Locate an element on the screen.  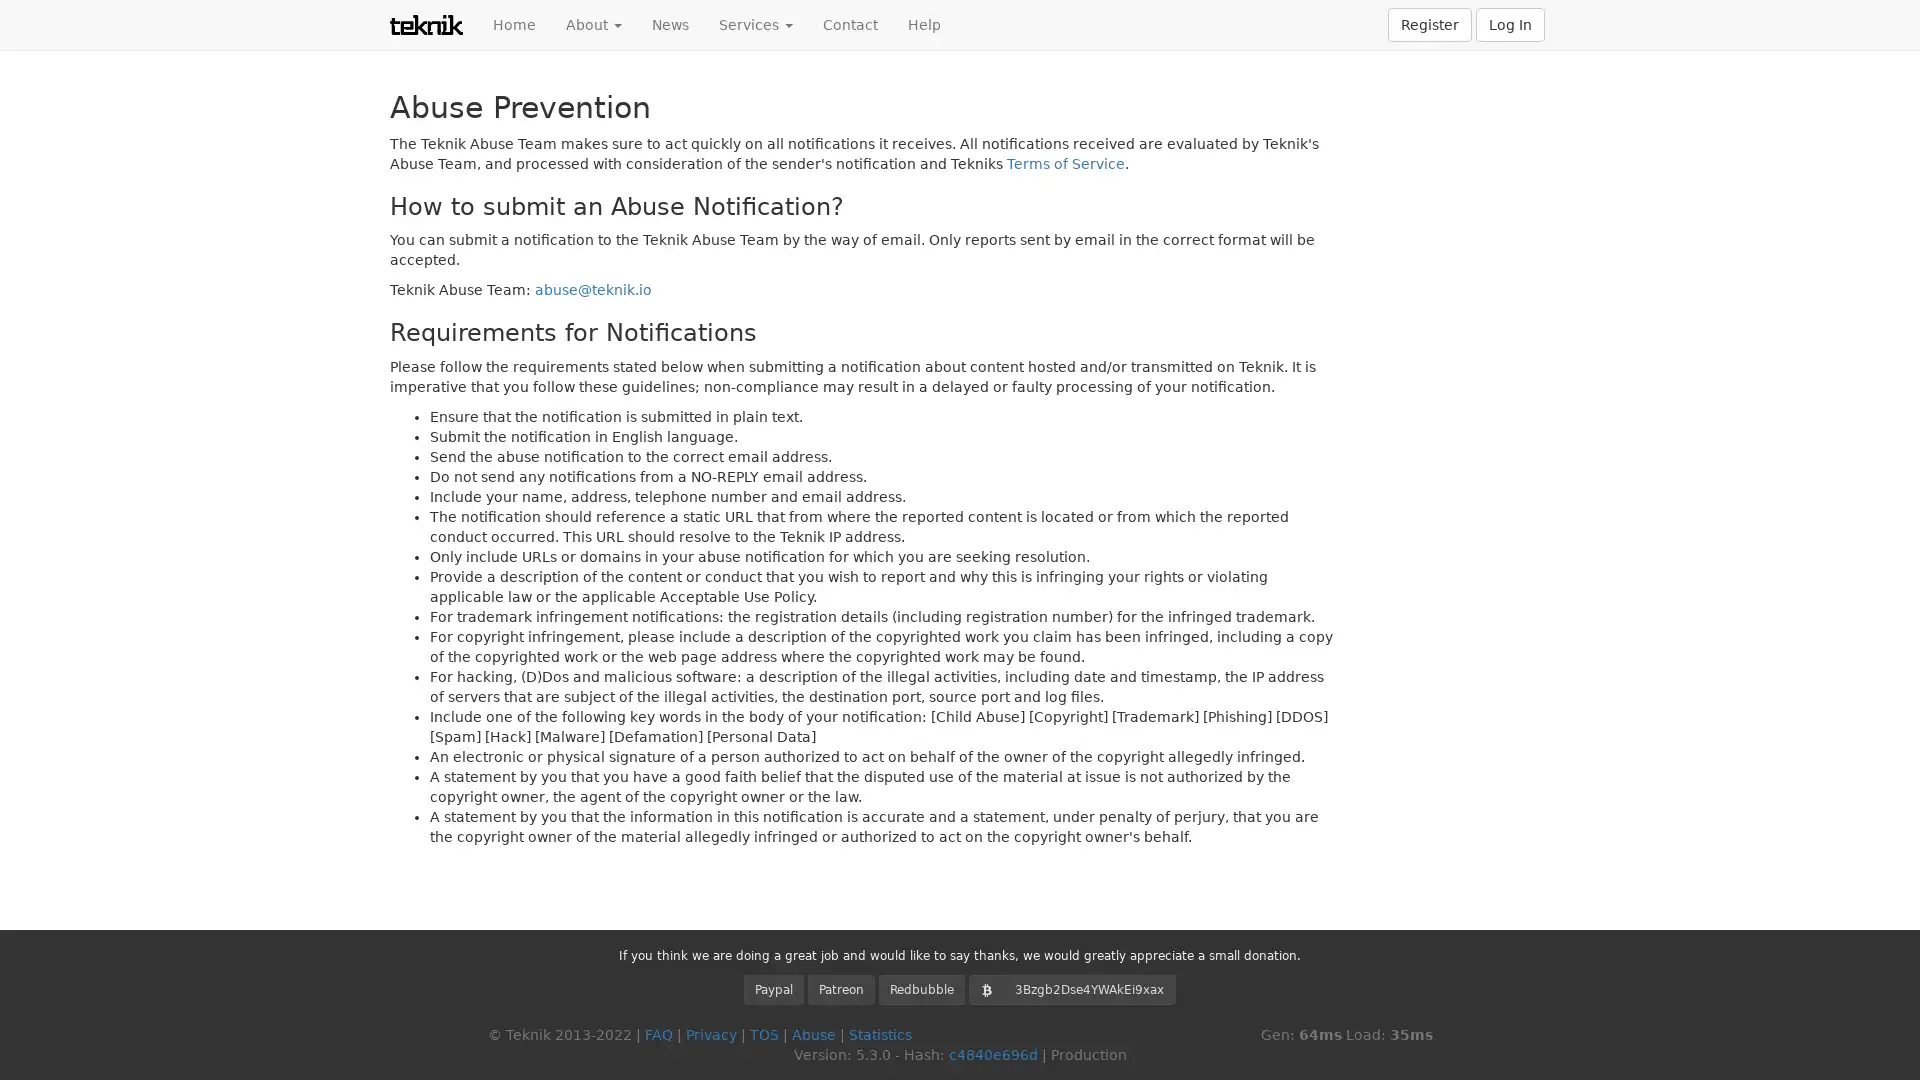
Paypal is located at coordinates (772, 990).